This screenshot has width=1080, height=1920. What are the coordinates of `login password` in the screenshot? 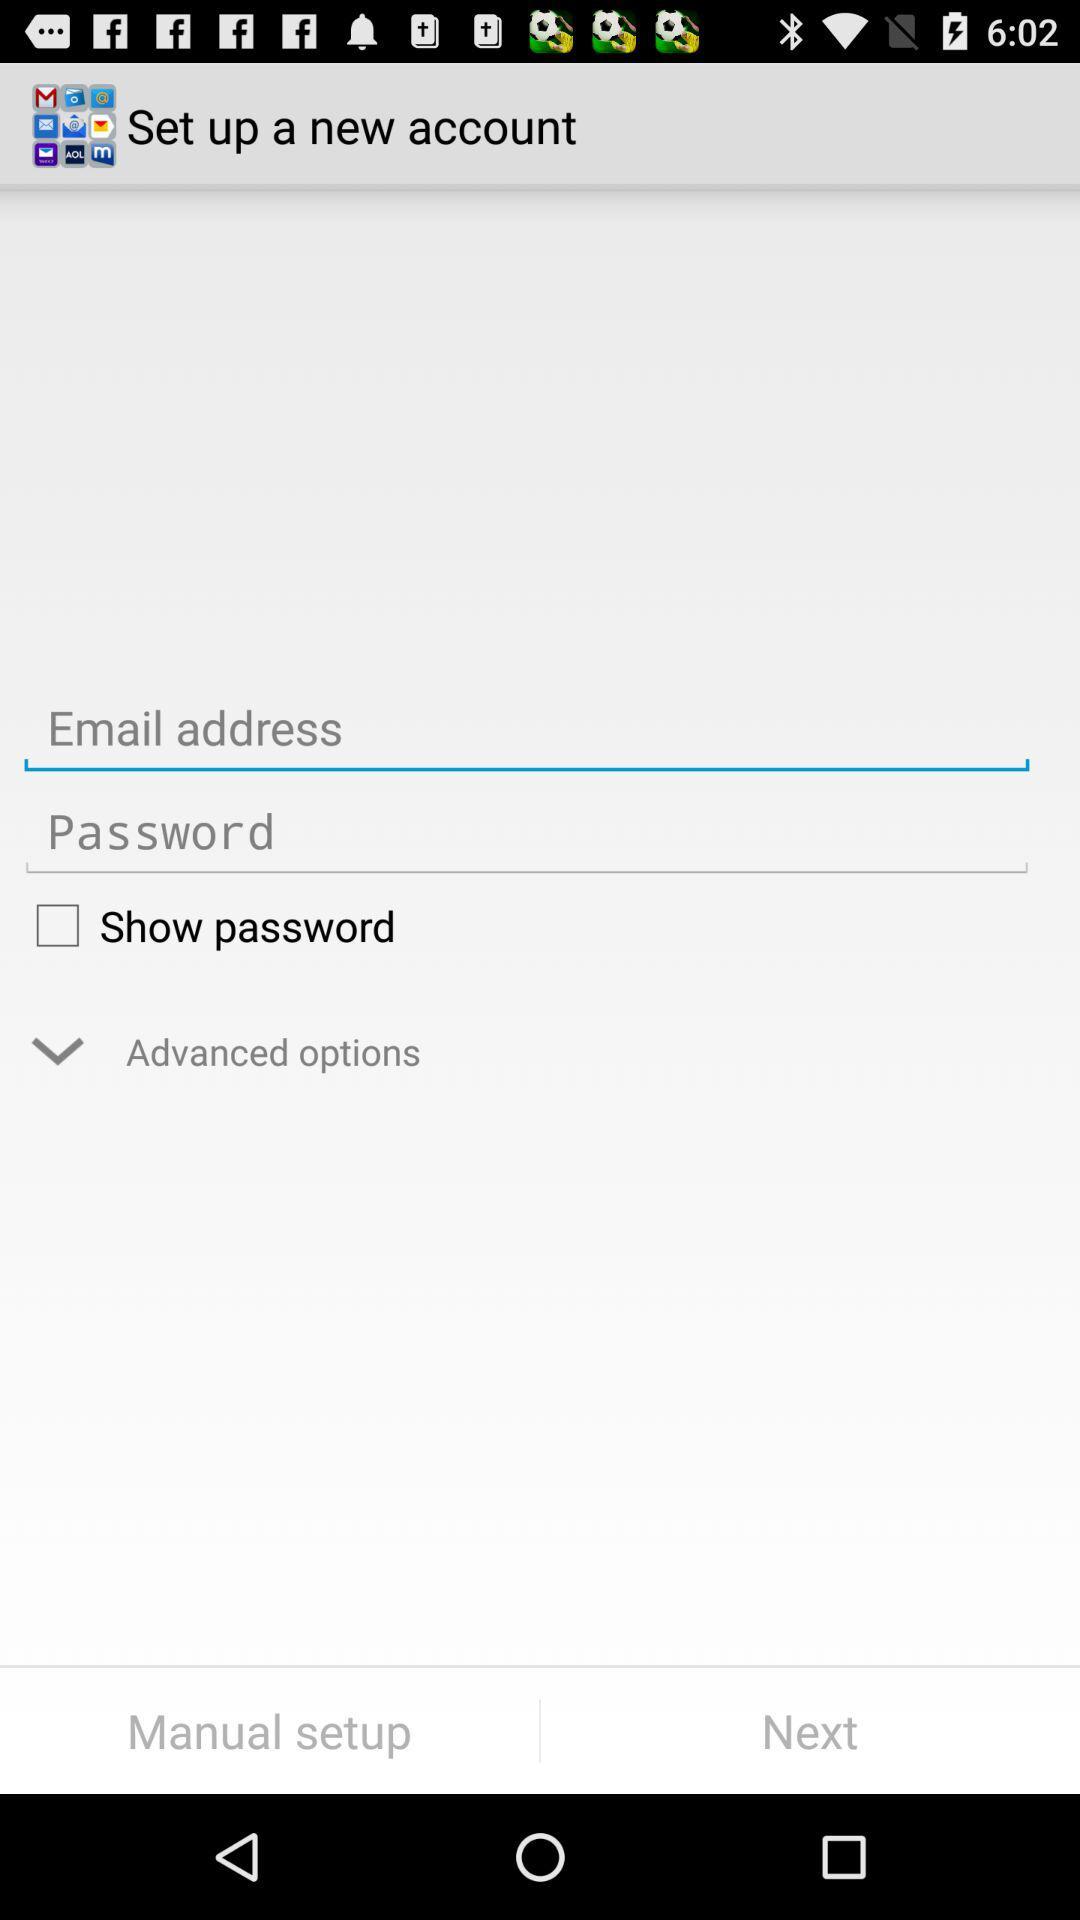 It's located at (525, 831).